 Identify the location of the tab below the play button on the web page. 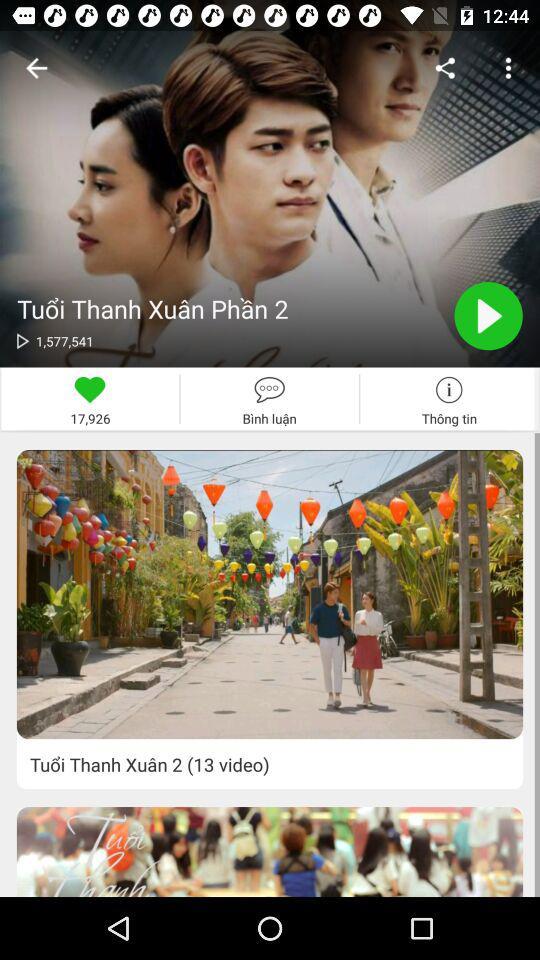
(449, 398).